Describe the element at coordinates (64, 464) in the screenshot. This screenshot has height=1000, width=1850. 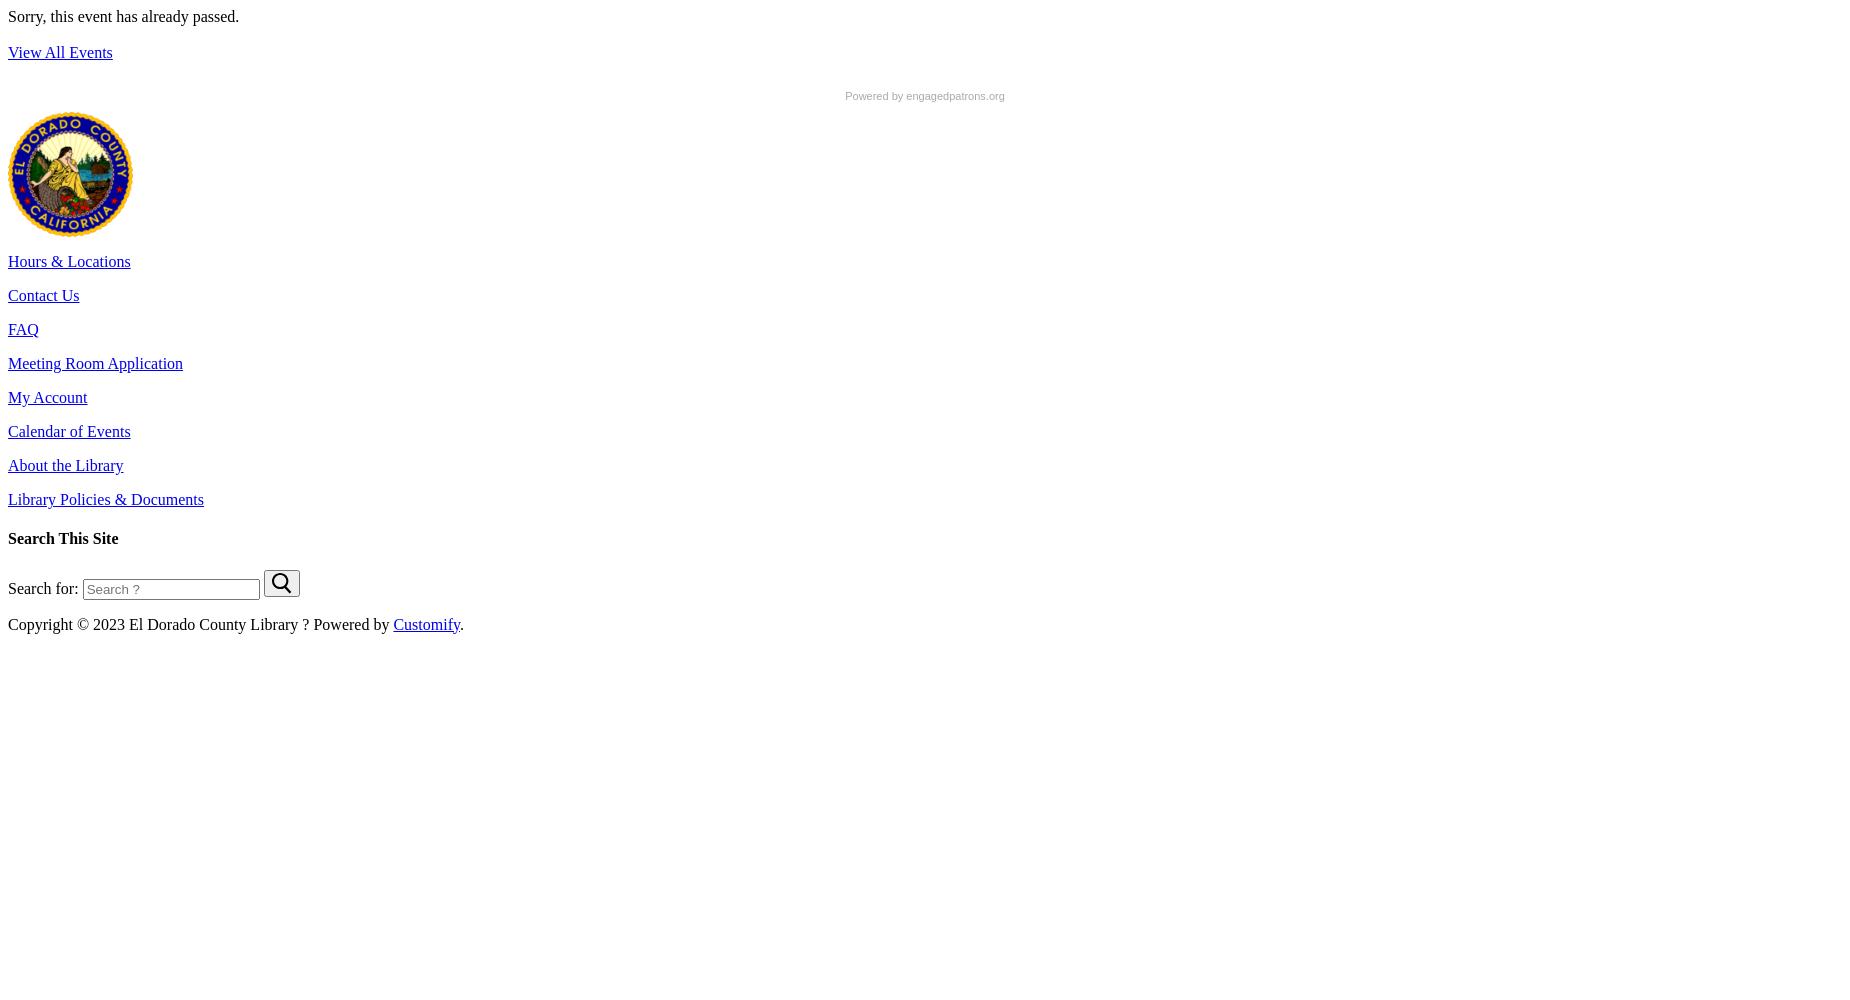
I see `'About the Library'` at that location.